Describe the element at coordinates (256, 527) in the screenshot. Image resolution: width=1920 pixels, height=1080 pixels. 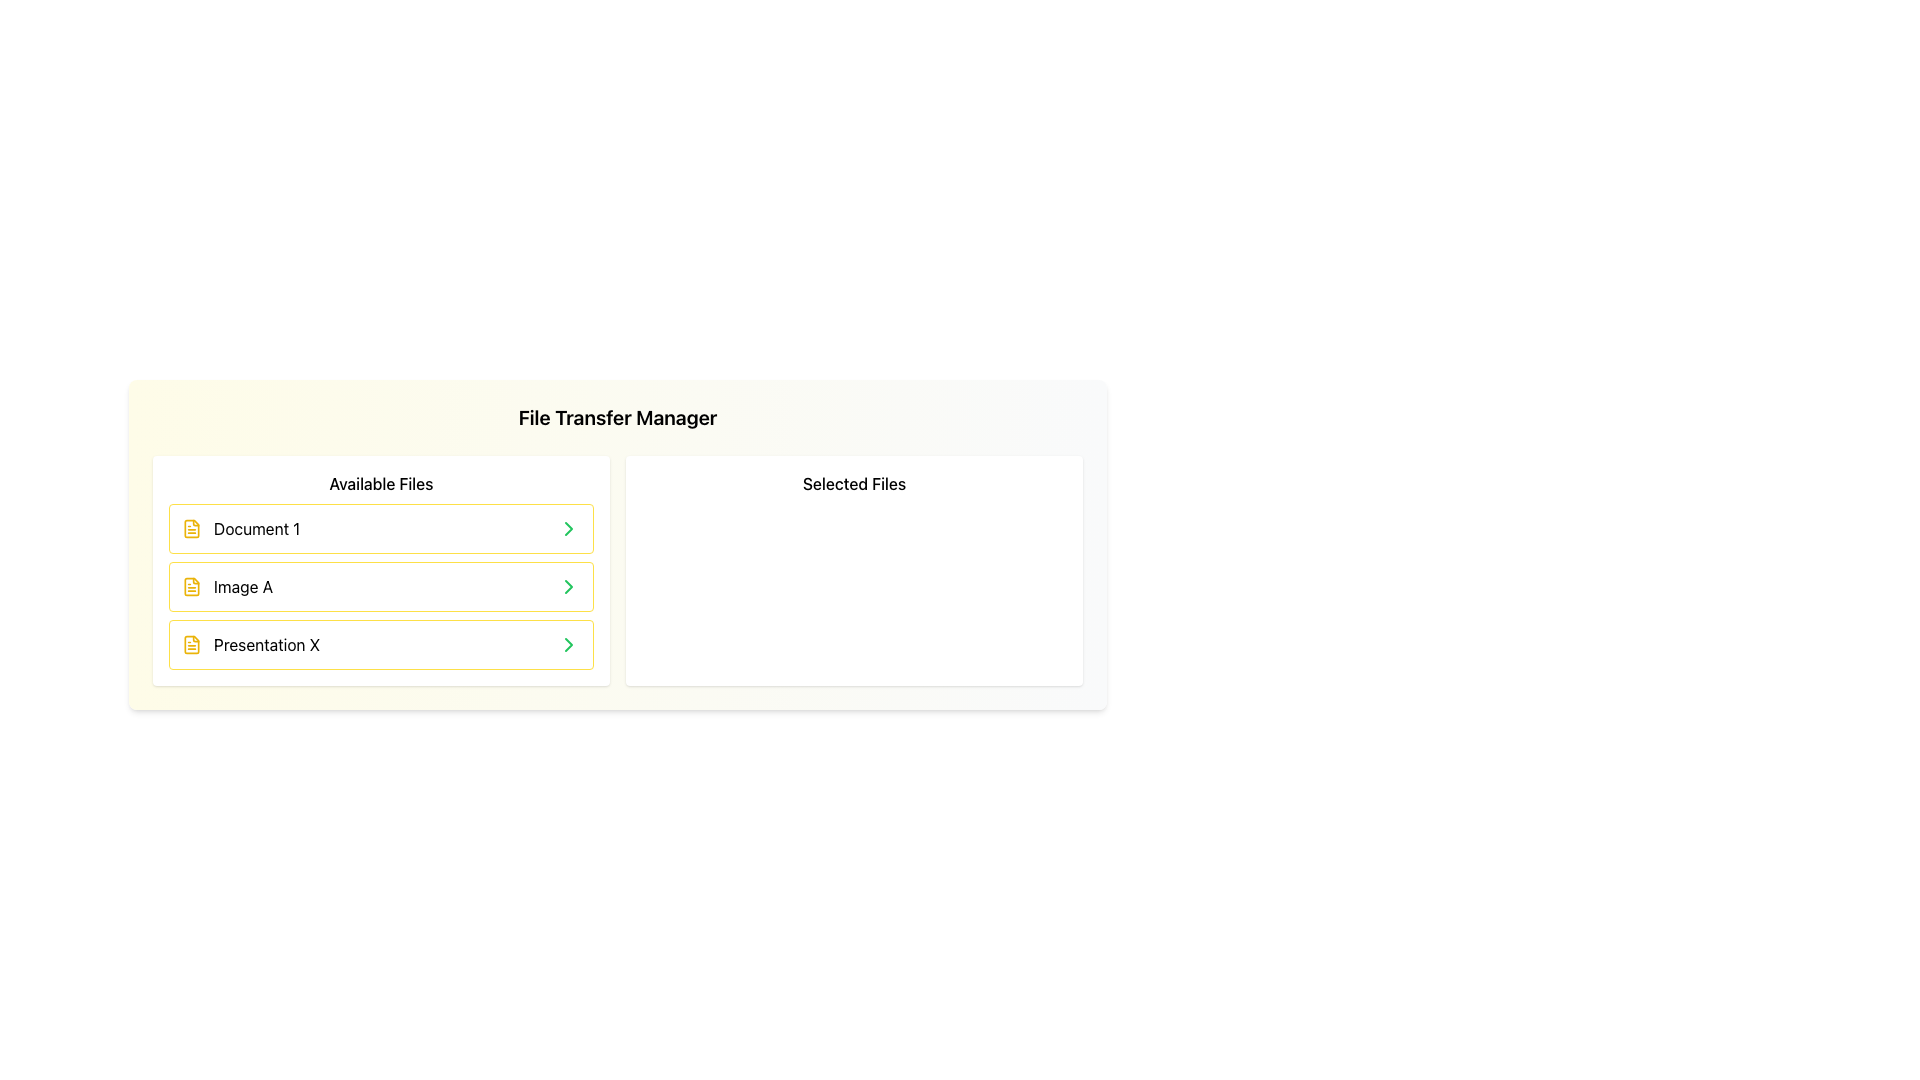
I see `text label that identifies the file named 'Document 1' located in the first row of the 'Available Files' panel` at that location.